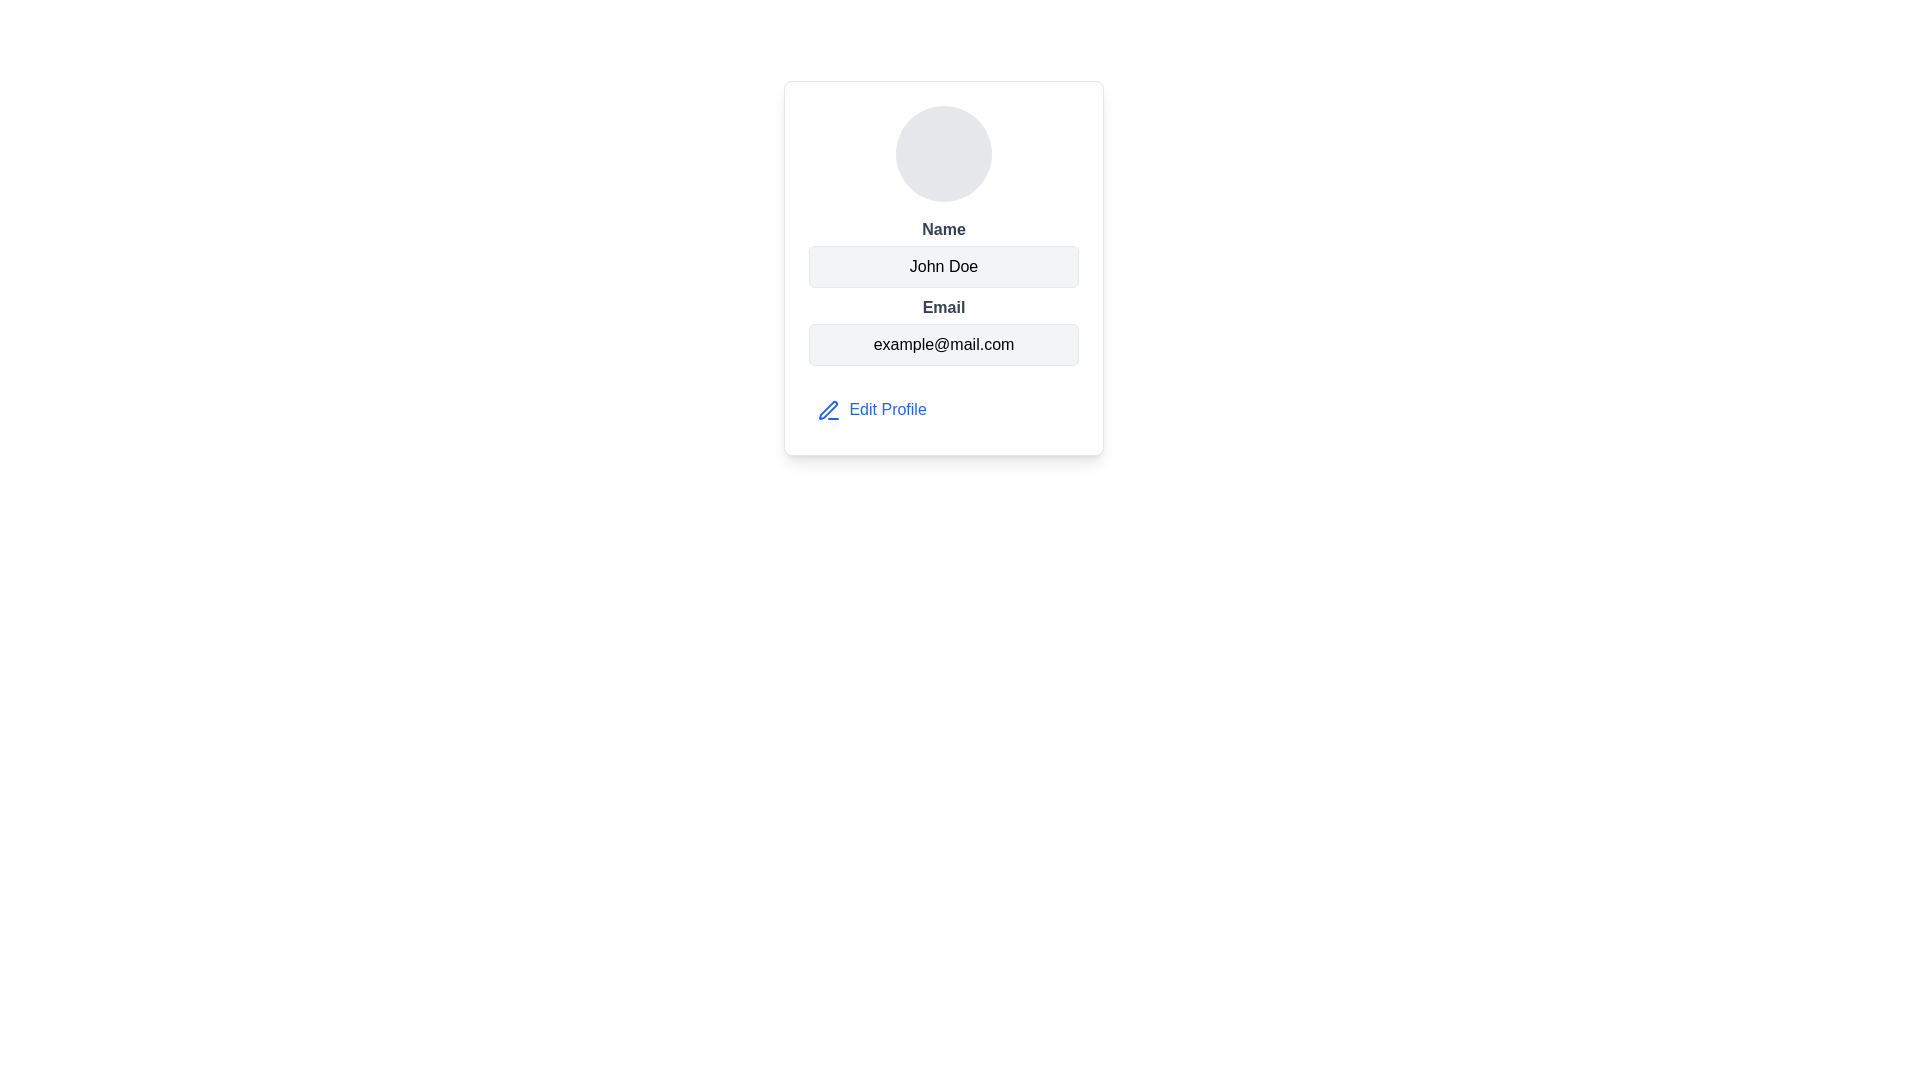 This screenshot has height=1080, width=1920. I want to click on text label styled as 'Email' in bold dark gray color, located in the user profile card interface above the email address display, so click(943, 308).